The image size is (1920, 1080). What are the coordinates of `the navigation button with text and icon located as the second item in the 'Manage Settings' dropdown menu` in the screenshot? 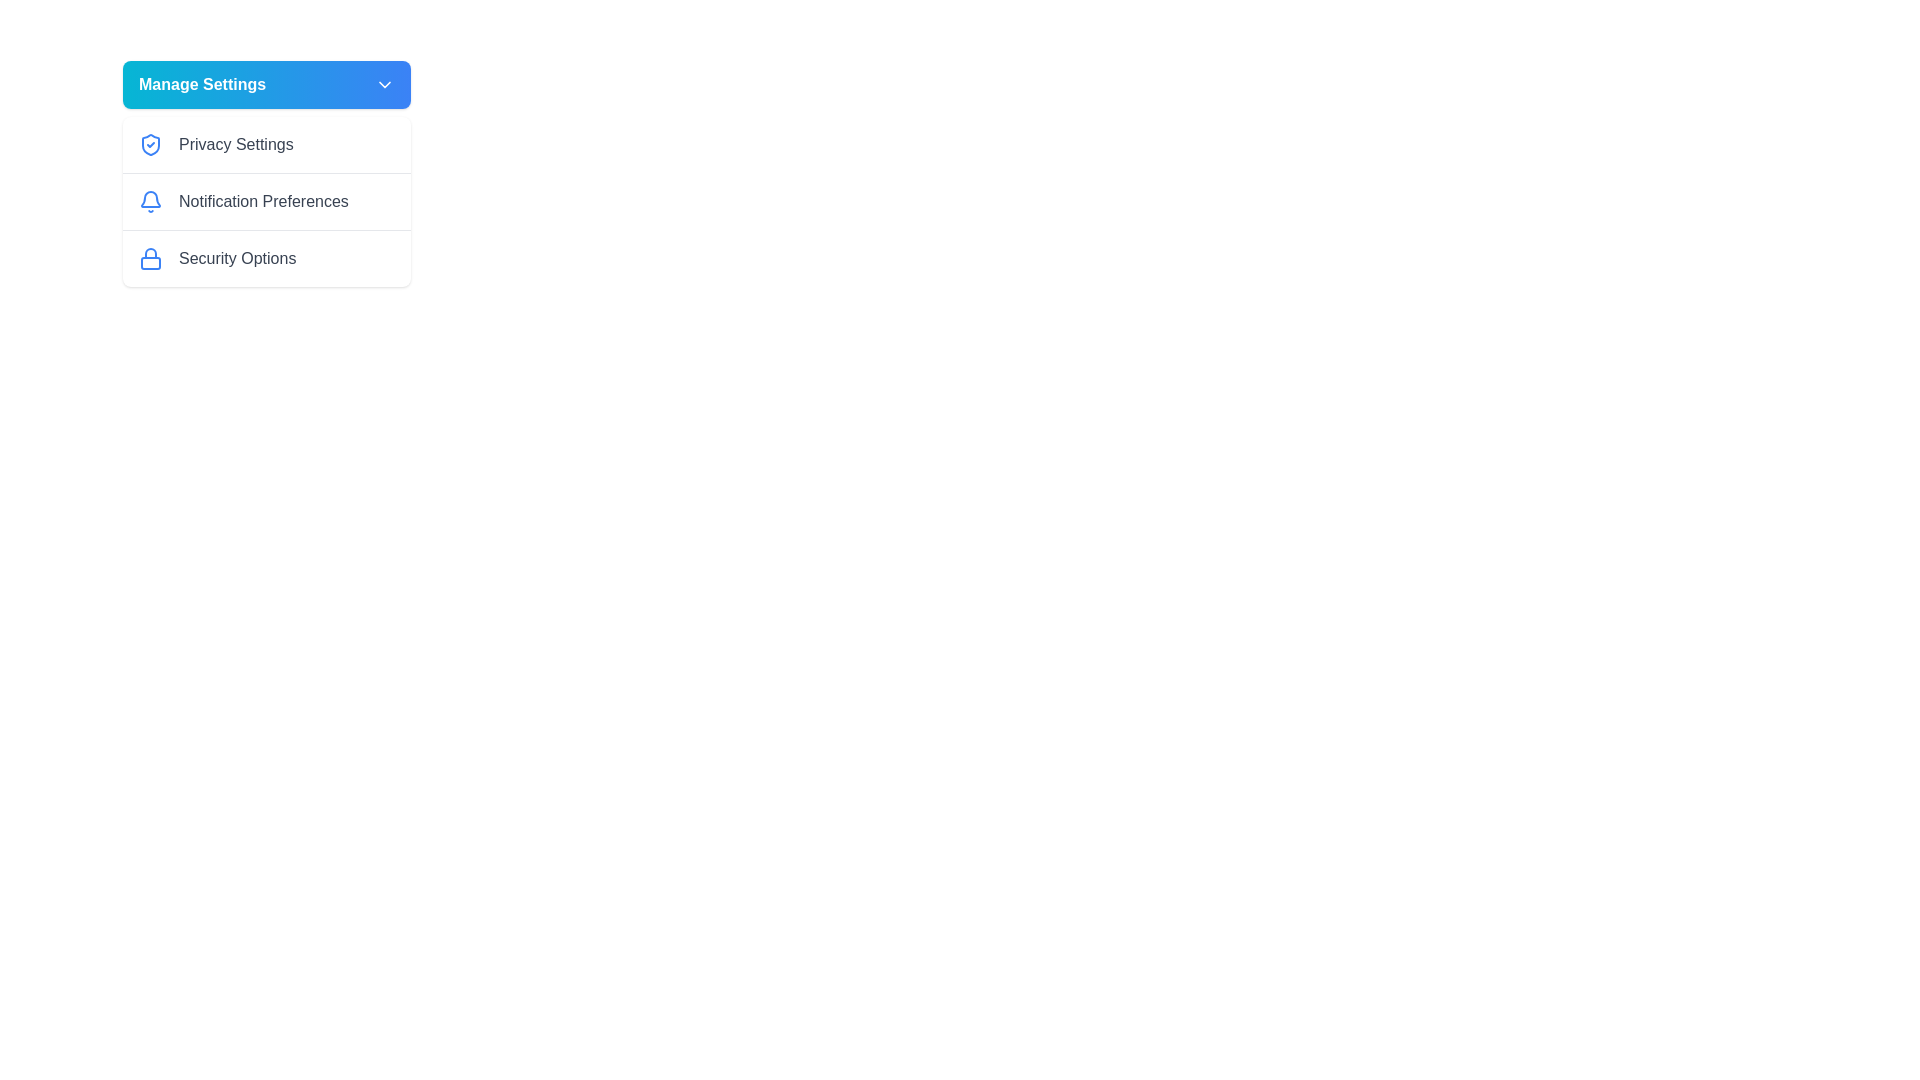 It's located at (266, 201).